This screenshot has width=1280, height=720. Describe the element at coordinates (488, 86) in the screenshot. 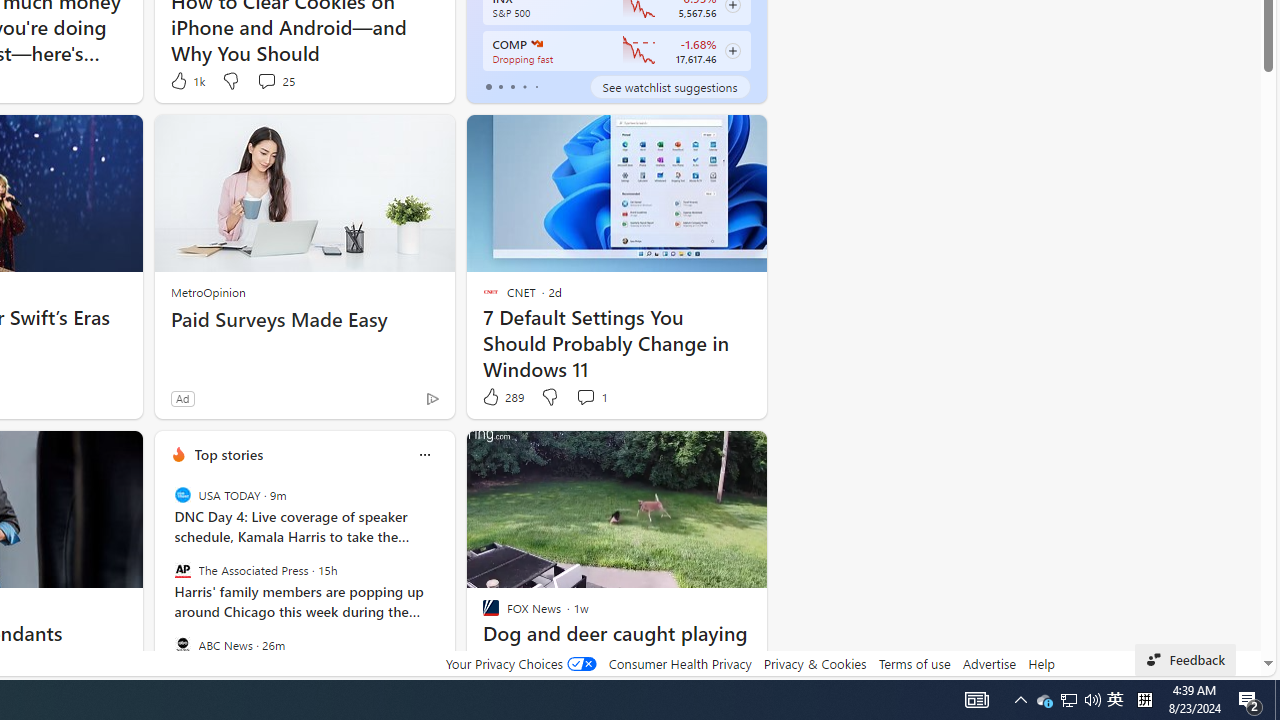

I see `'tab-0'` at that location.